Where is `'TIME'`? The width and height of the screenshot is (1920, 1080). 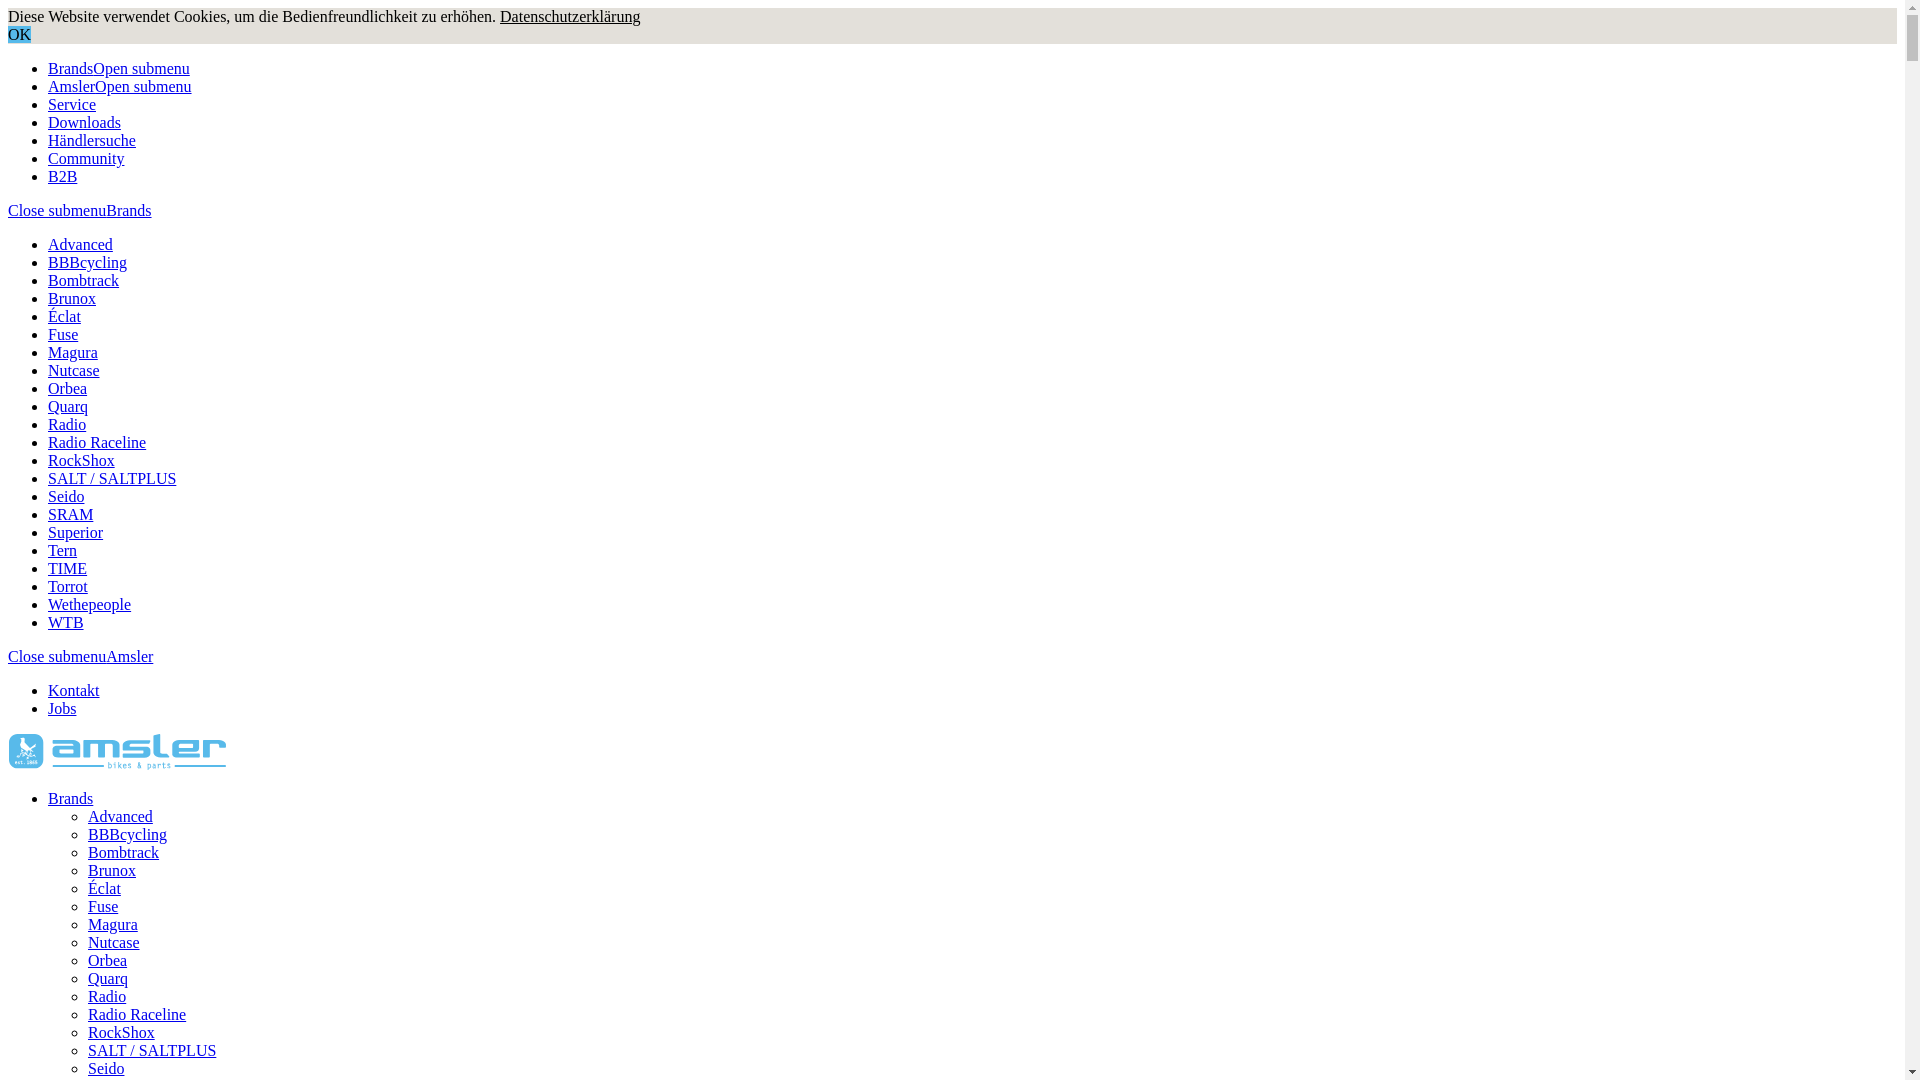
'TIME' is located at coordinates (67, 568).